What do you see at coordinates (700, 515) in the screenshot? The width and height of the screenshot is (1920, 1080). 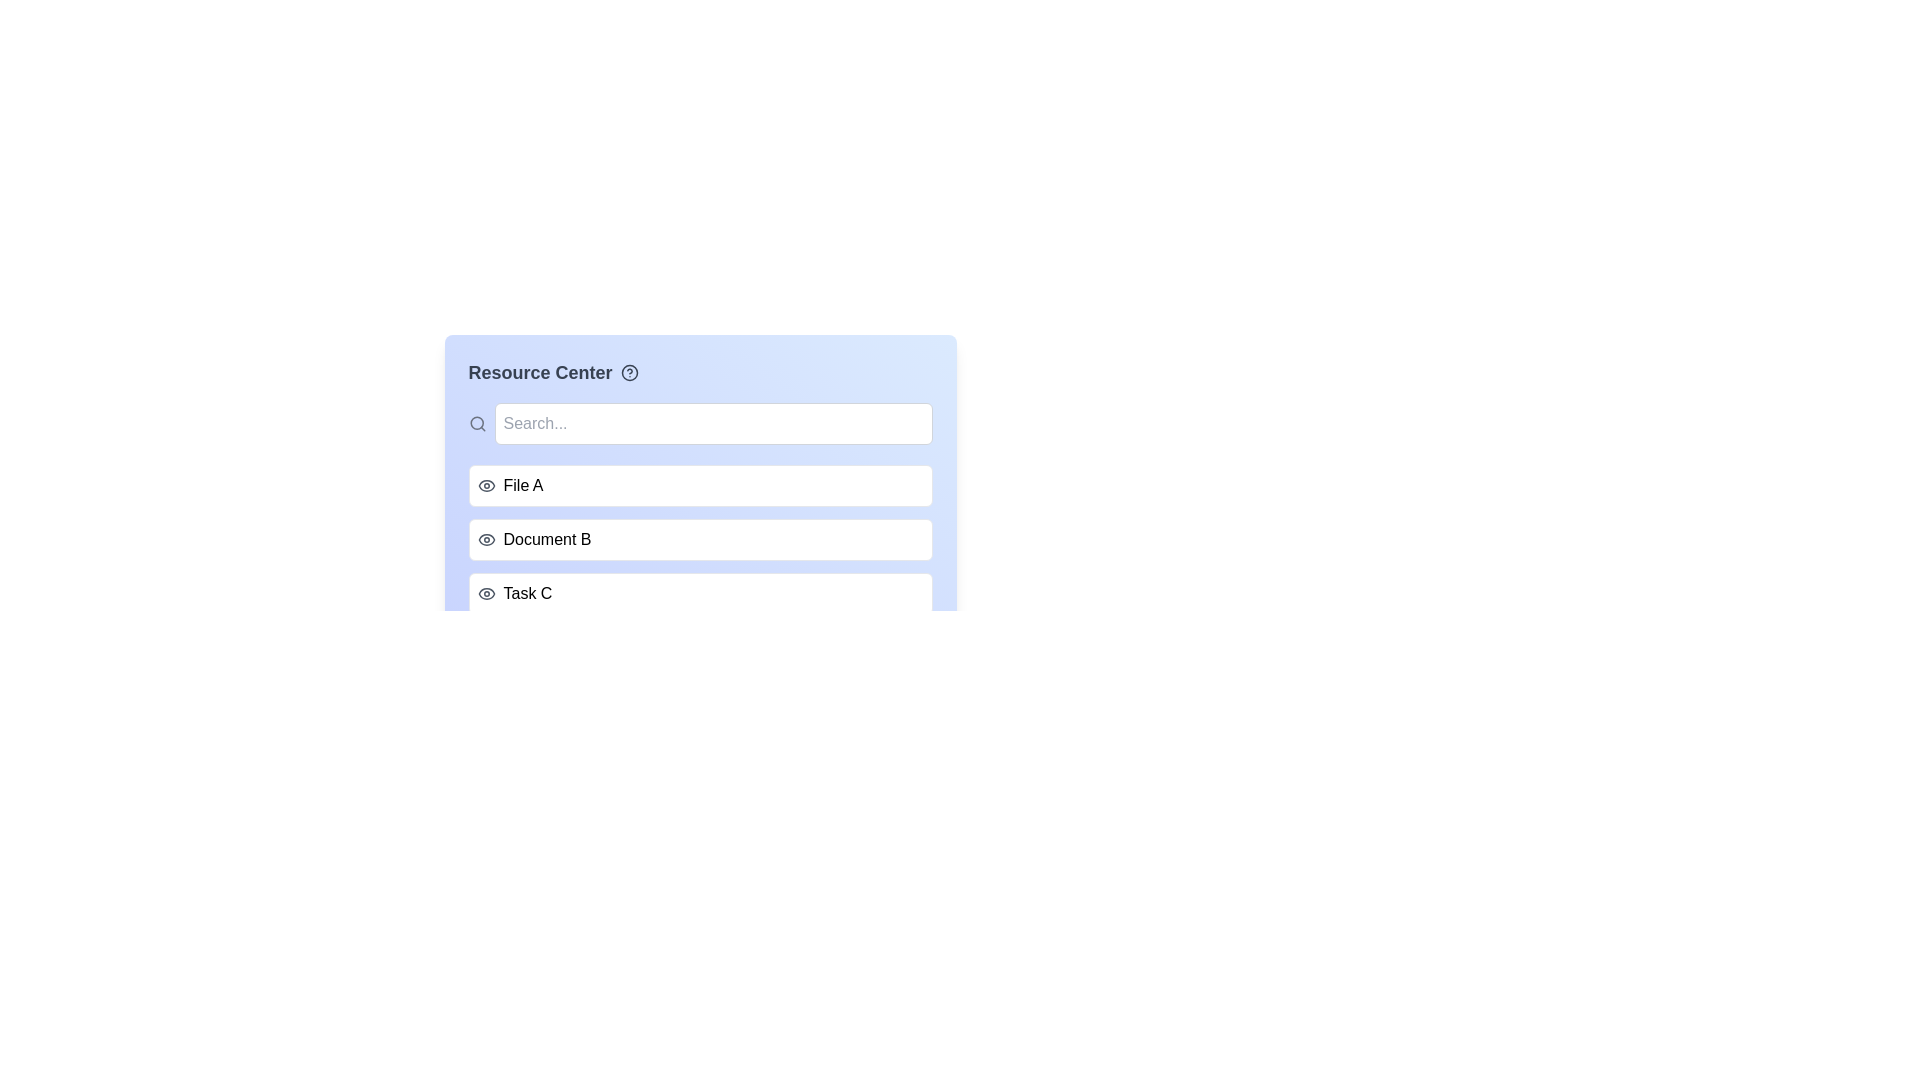 I see `the second list item or navigational button located centrally below the 'Resource Center' header` at bounding box center [700, 515].